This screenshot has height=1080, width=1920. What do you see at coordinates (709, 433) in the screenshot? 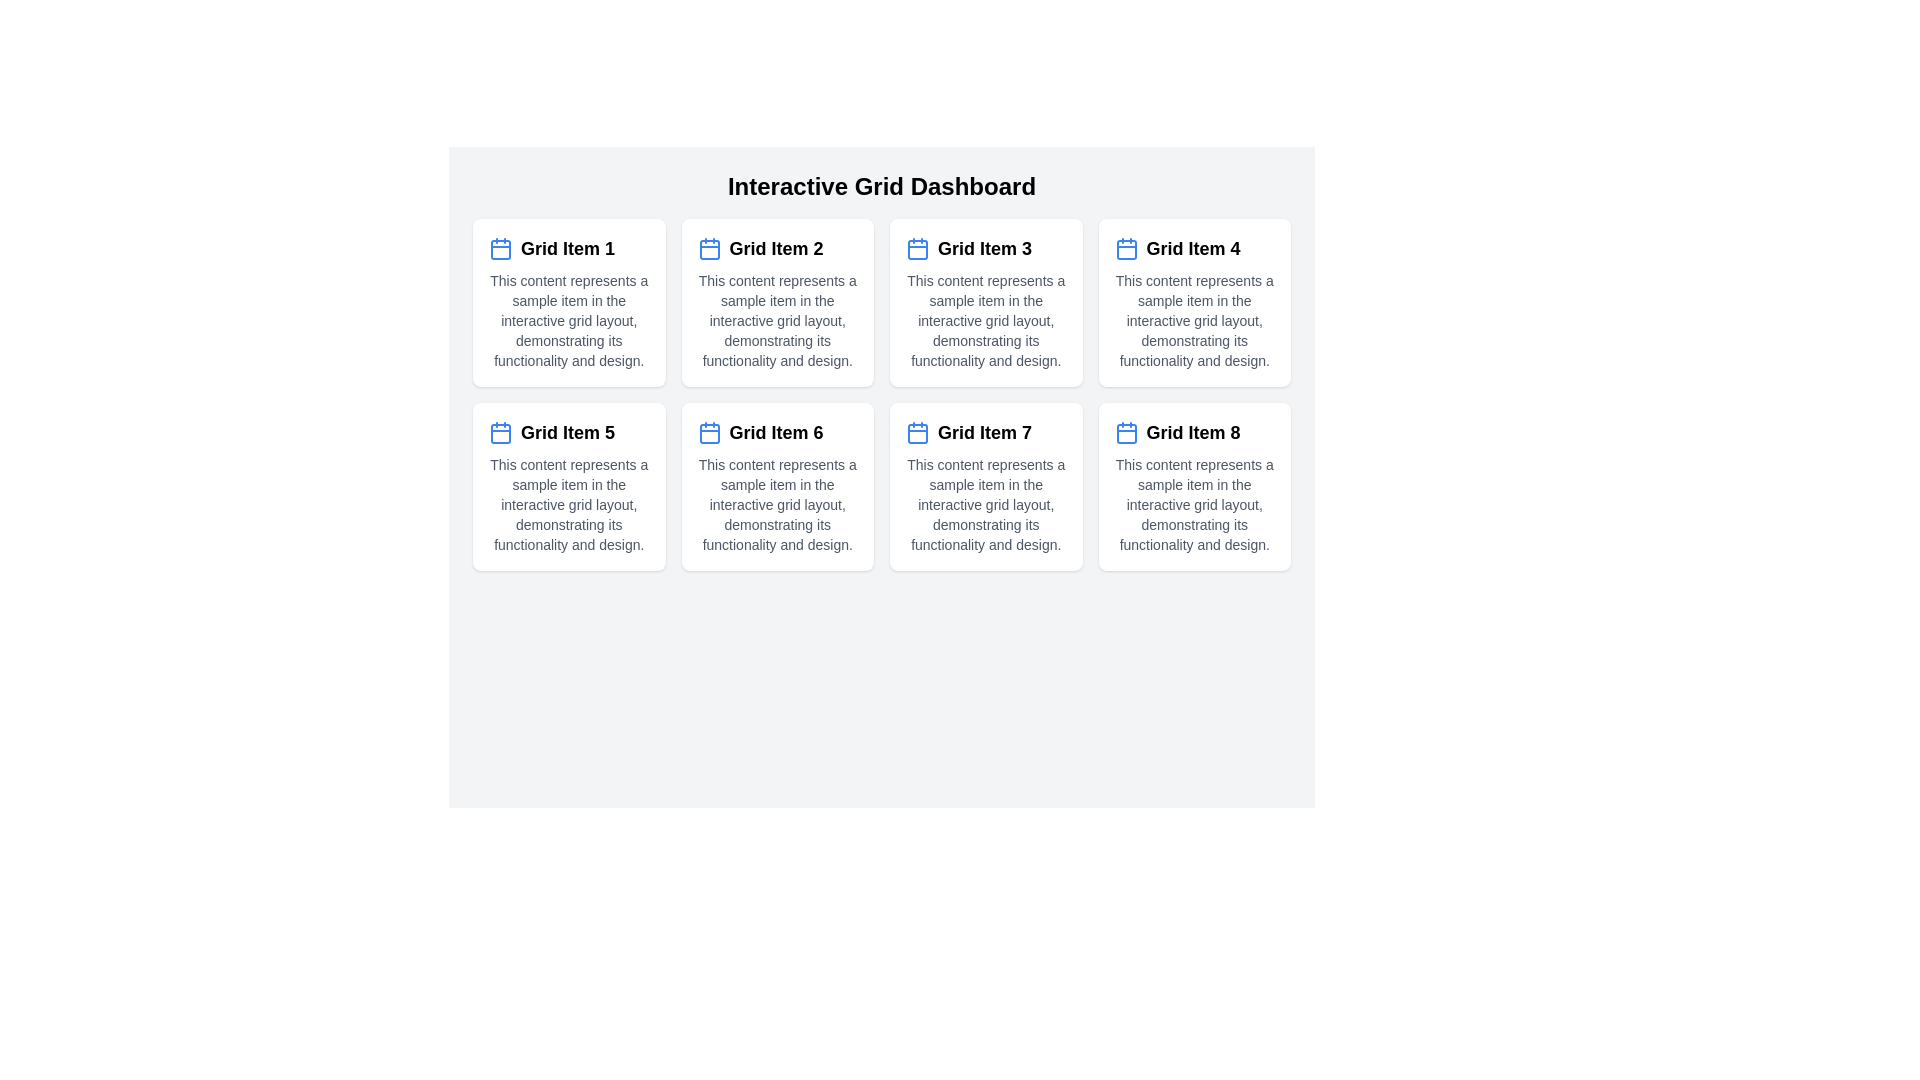
I see `the rounded rectangle with a blue border and light background that represents the body of the calendar icon` at bounding box center [709, 433].